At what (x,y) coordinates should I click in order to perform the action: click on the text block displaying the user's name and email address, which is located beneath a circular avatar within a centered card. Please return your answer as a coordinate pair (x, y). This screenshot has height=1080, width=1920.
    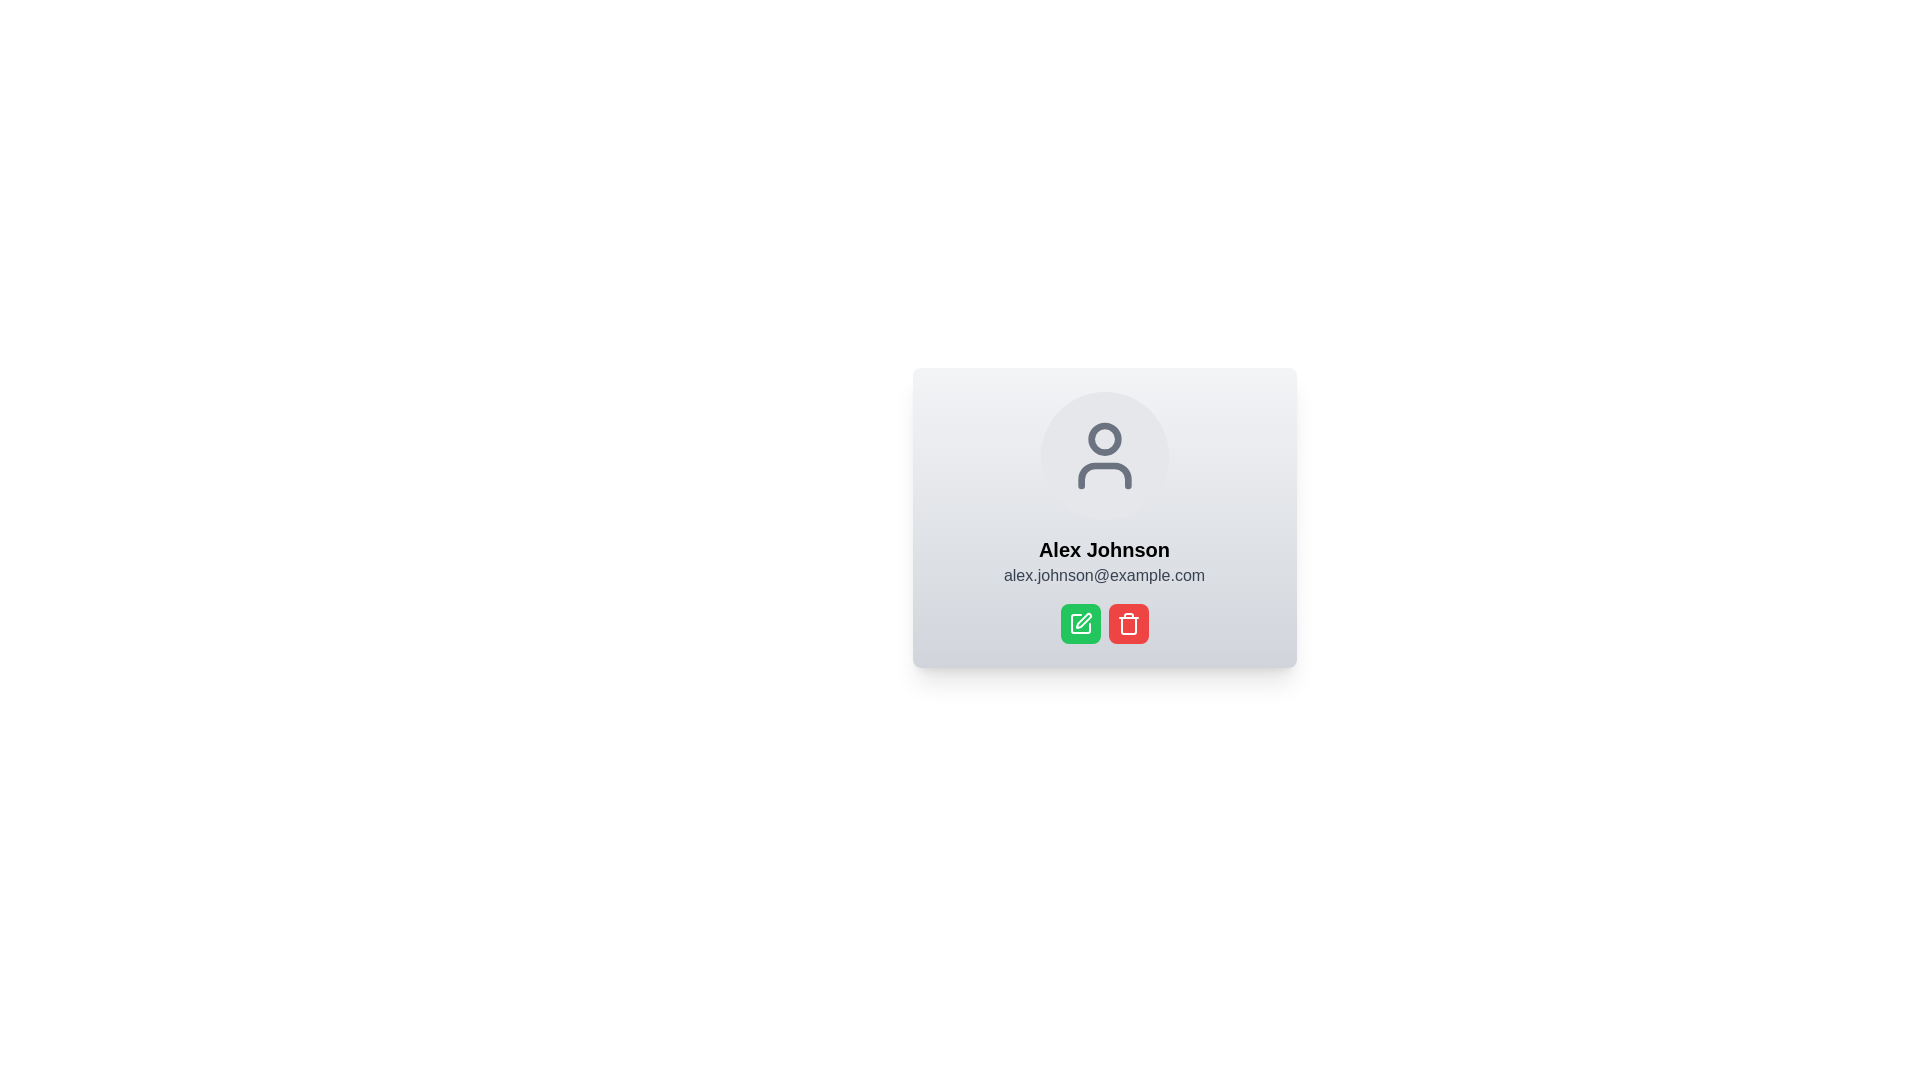
    Looking at the image, I should click on (1103, 562).